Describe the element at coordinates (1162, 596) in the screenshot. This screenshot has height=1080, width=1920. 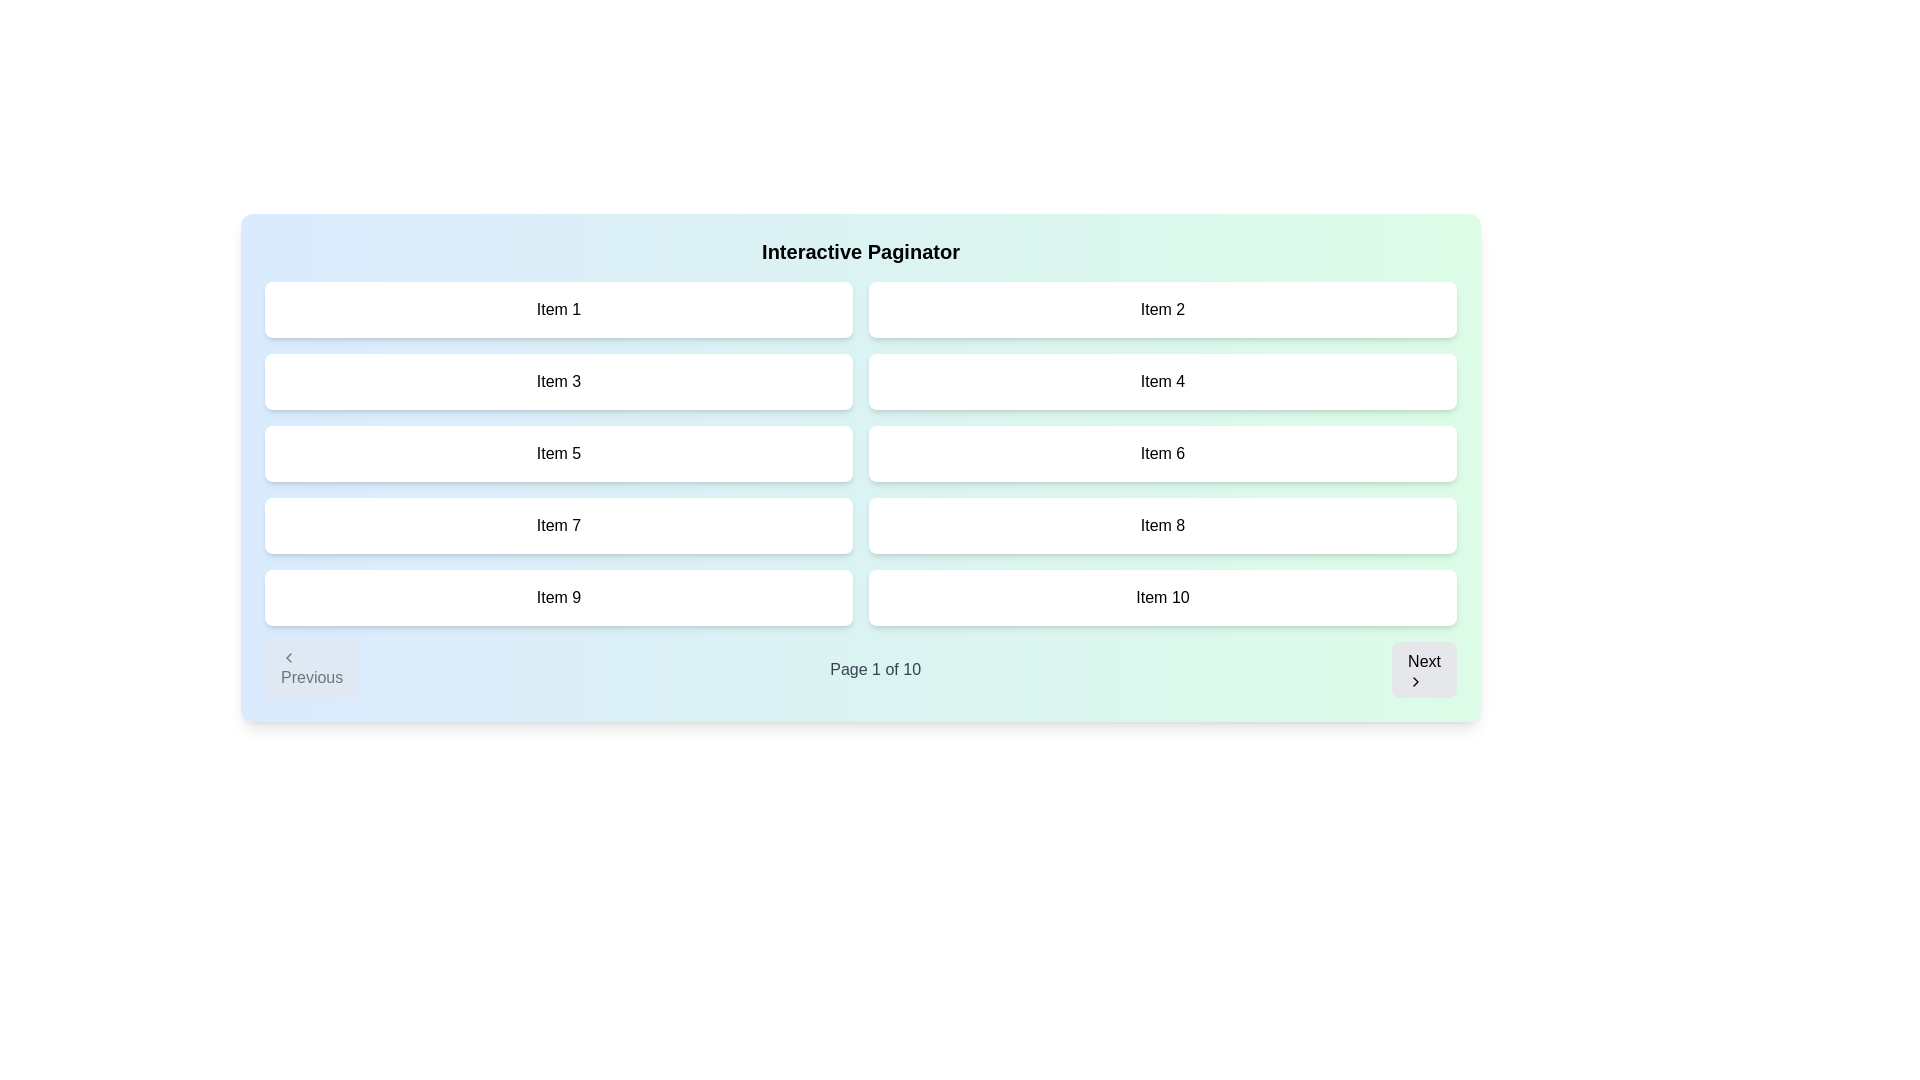
I see `the card displaying 'Item 10' with a white background and rounded corners located in the bottom-right of a grid of cards` at that location.